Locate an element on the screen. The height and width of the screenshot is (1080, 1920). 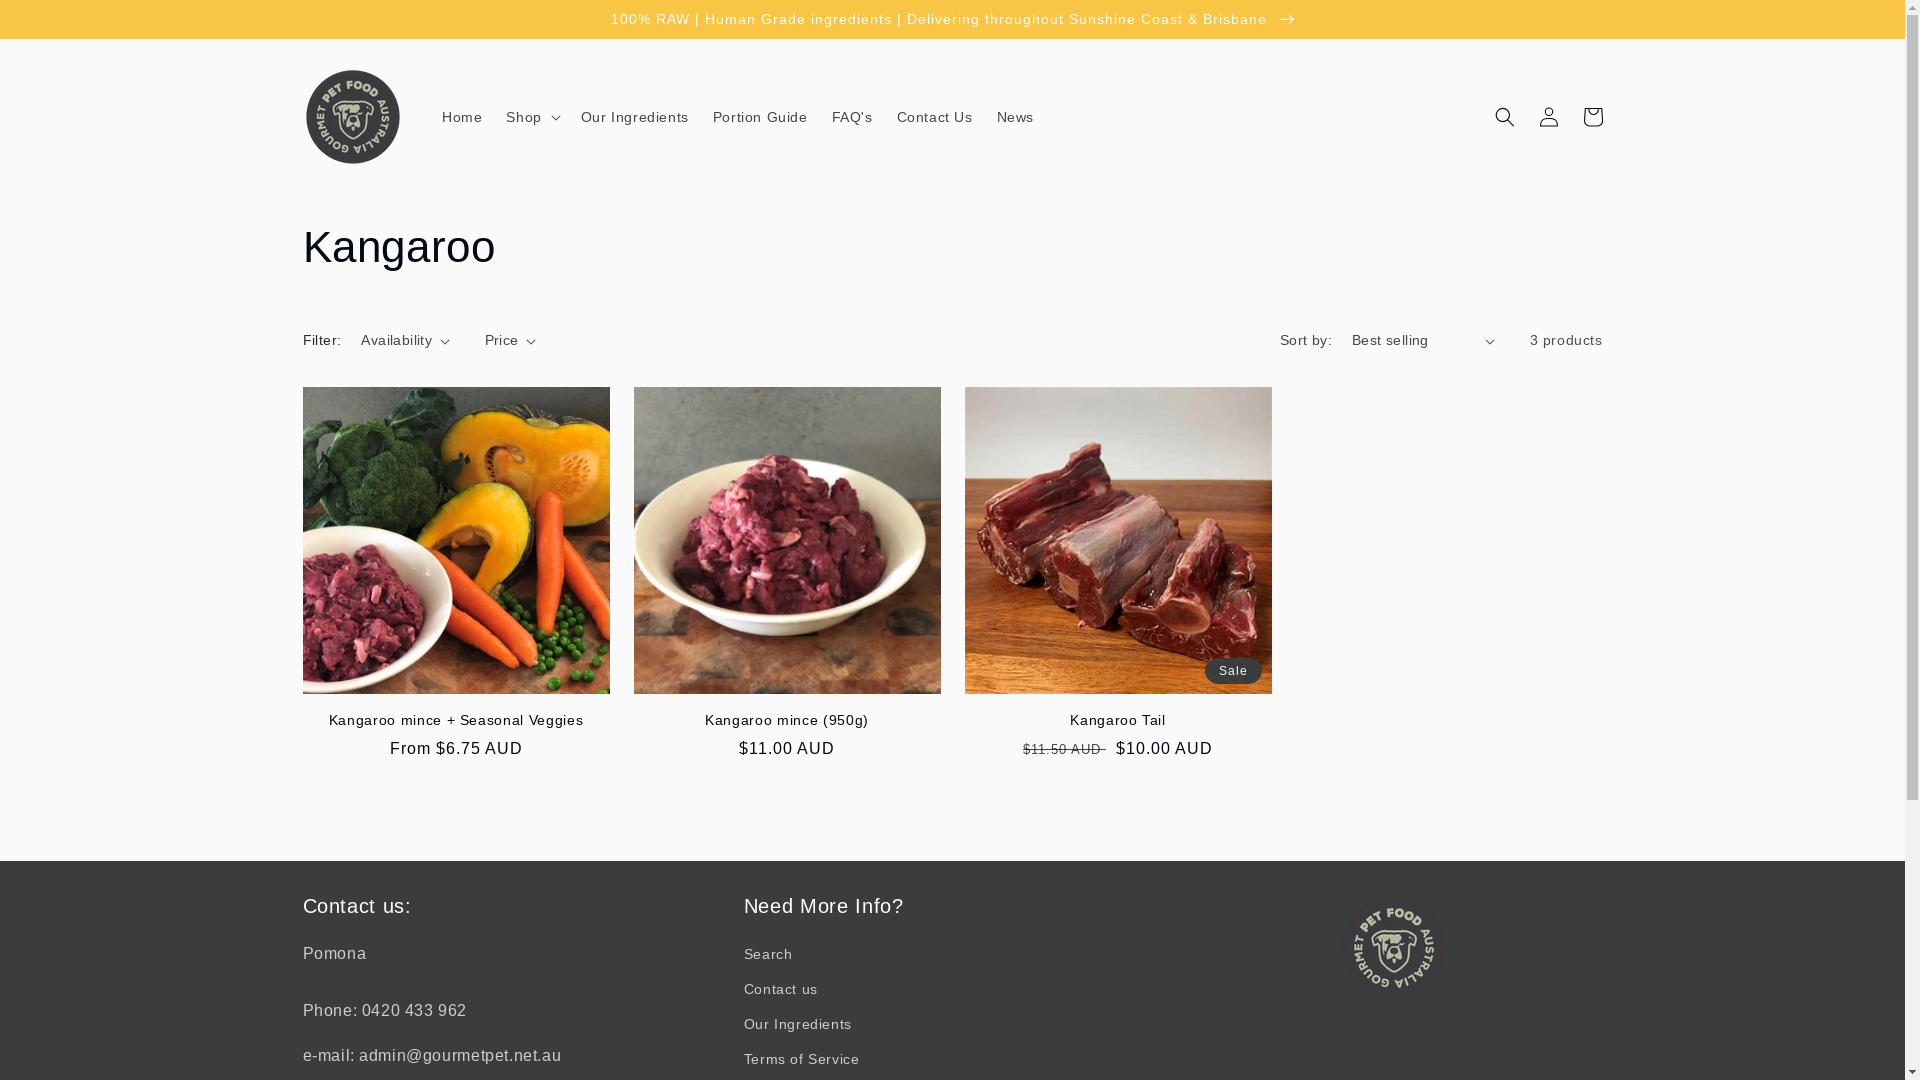
'FAQ's' is located at coordinates (852, 116).